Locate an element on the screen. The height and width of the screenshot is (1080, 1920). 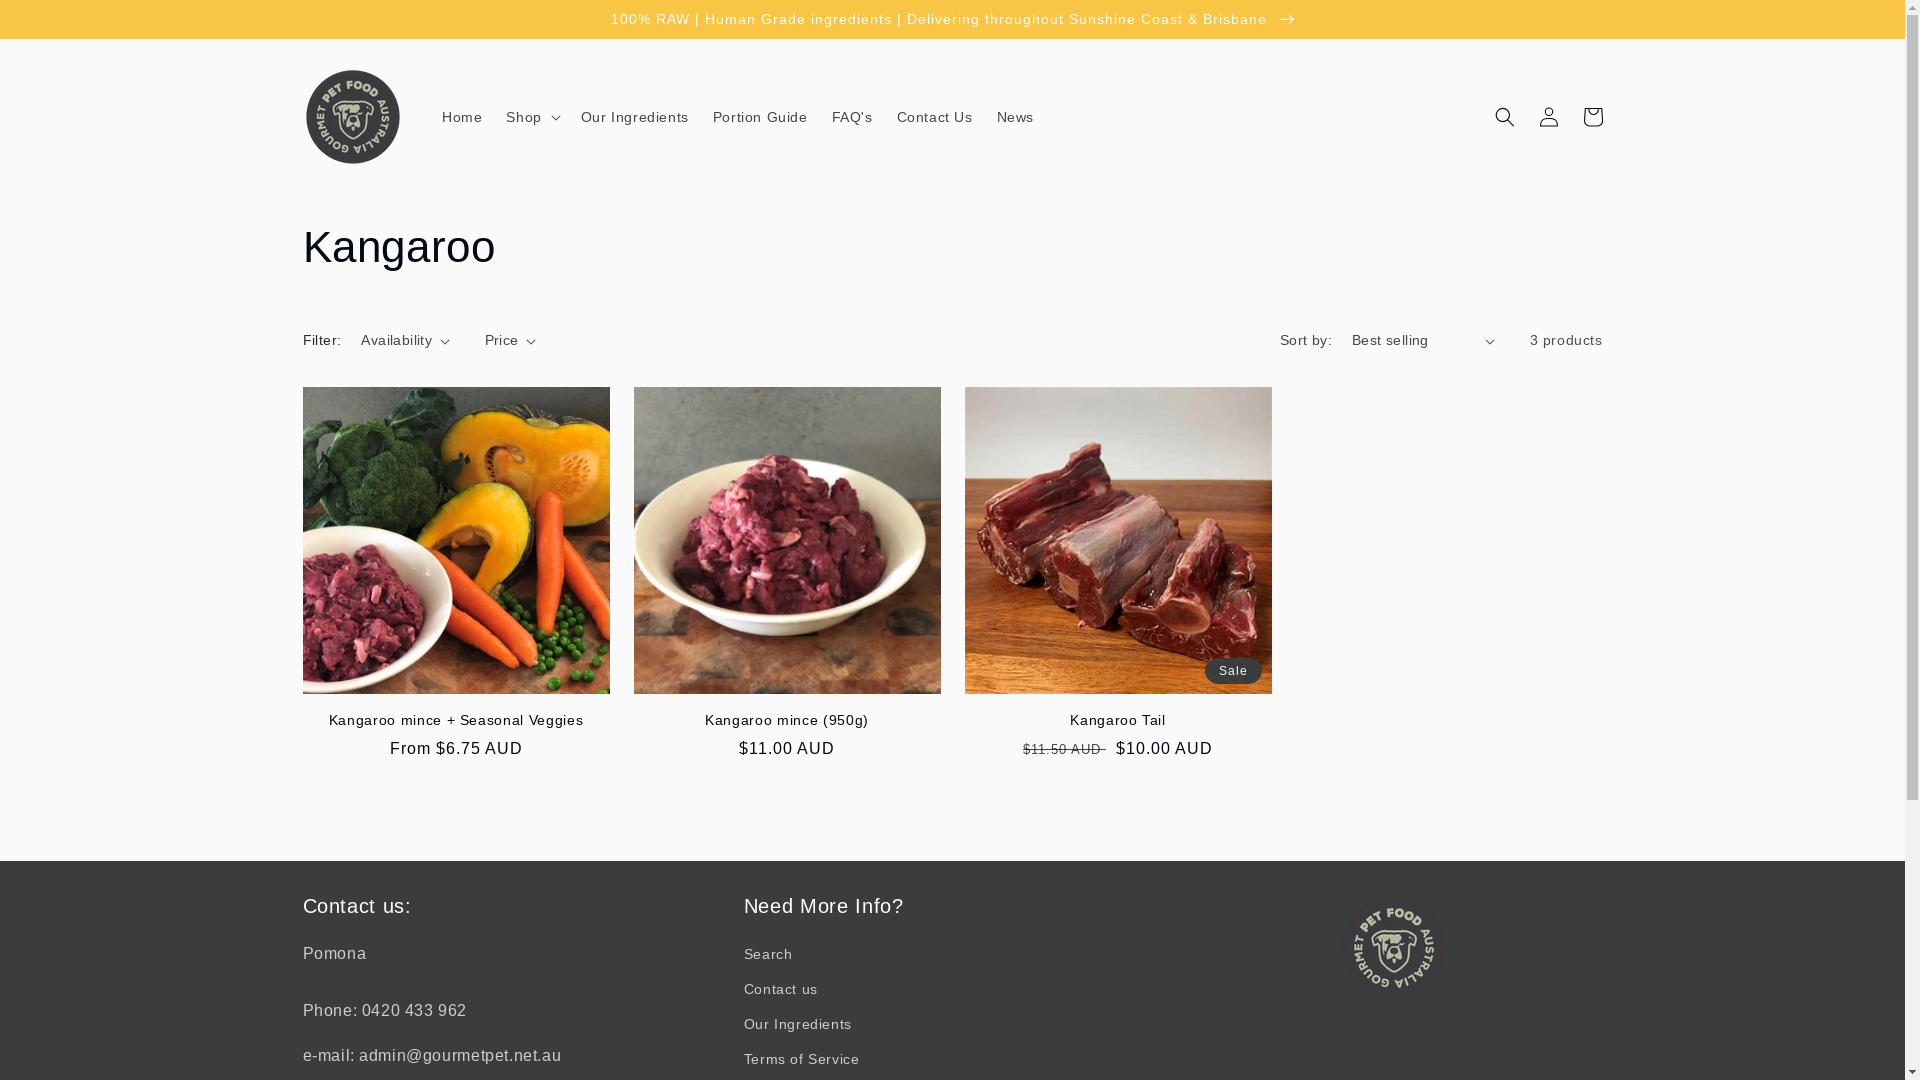
'FAQ's' is located at coordinates (852, 116).